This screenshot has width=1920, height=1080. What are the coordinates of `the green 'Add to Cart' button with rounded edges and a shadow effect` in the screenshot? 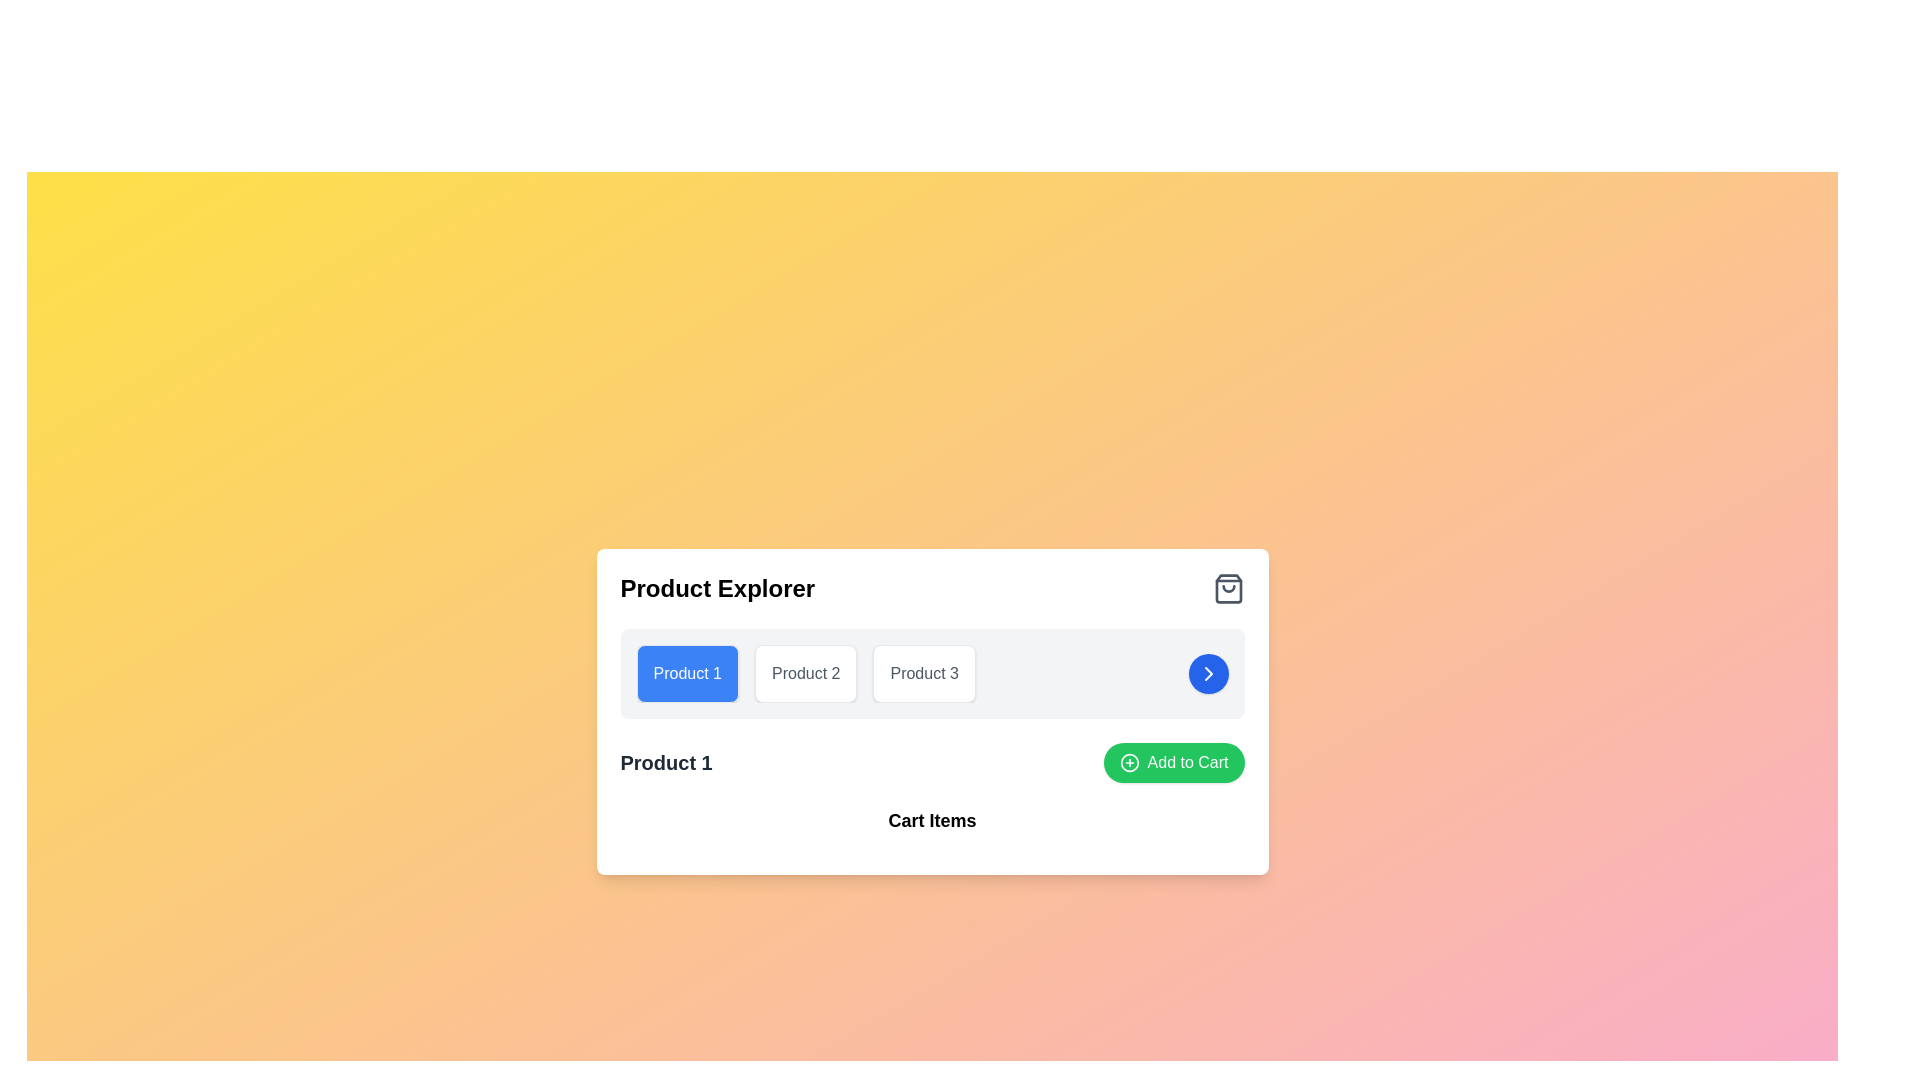 It's located at (1174, 763).